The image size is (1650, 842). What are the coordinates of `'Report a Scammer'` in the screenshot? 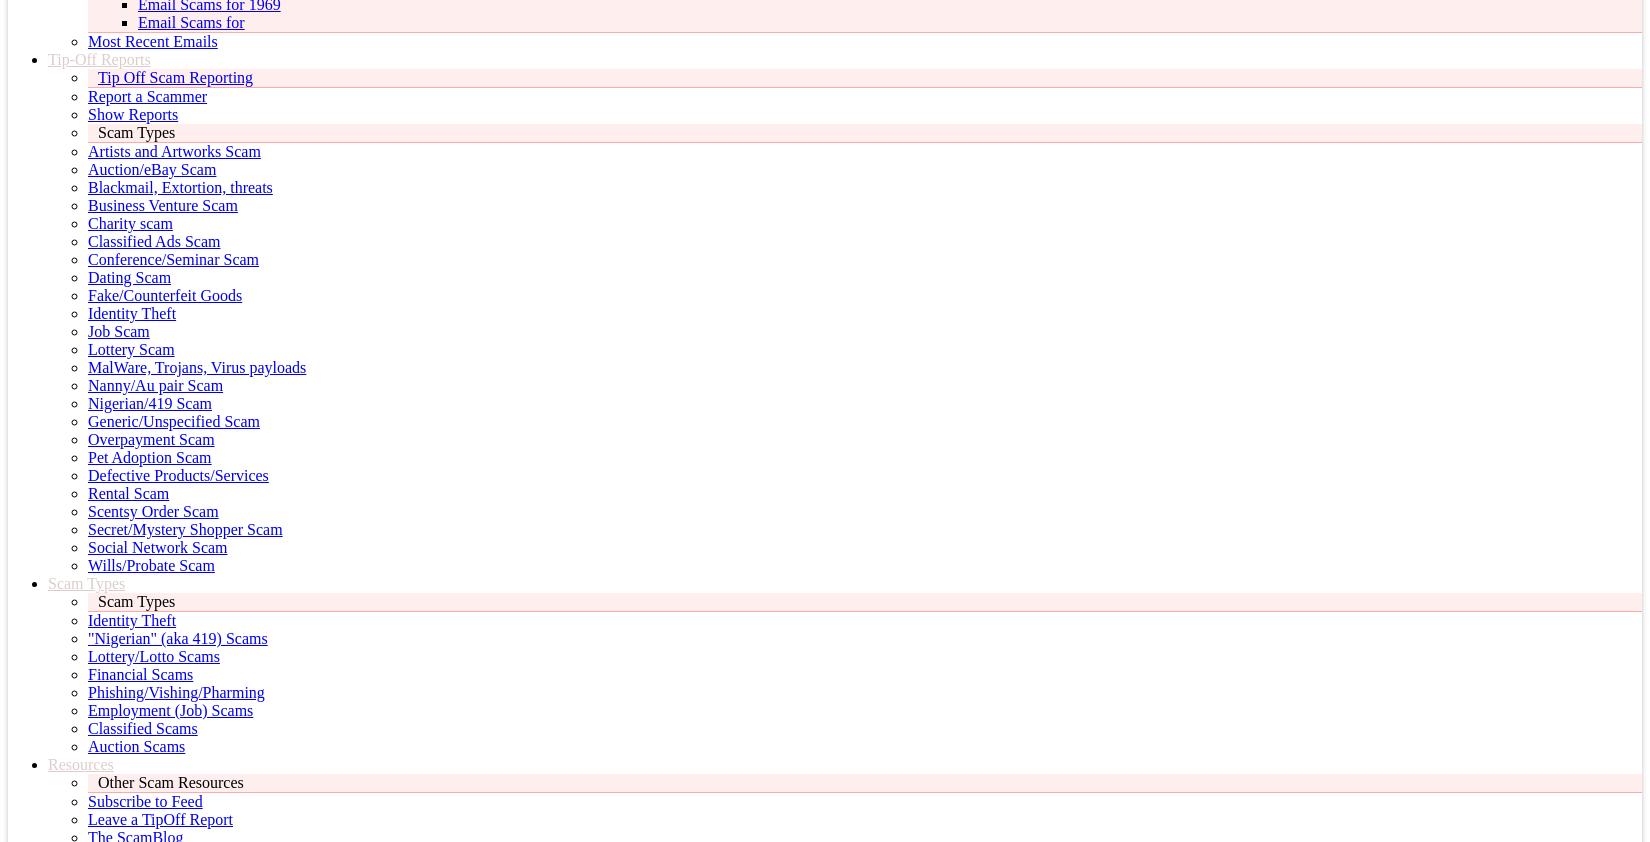 It's located at (147, 95).